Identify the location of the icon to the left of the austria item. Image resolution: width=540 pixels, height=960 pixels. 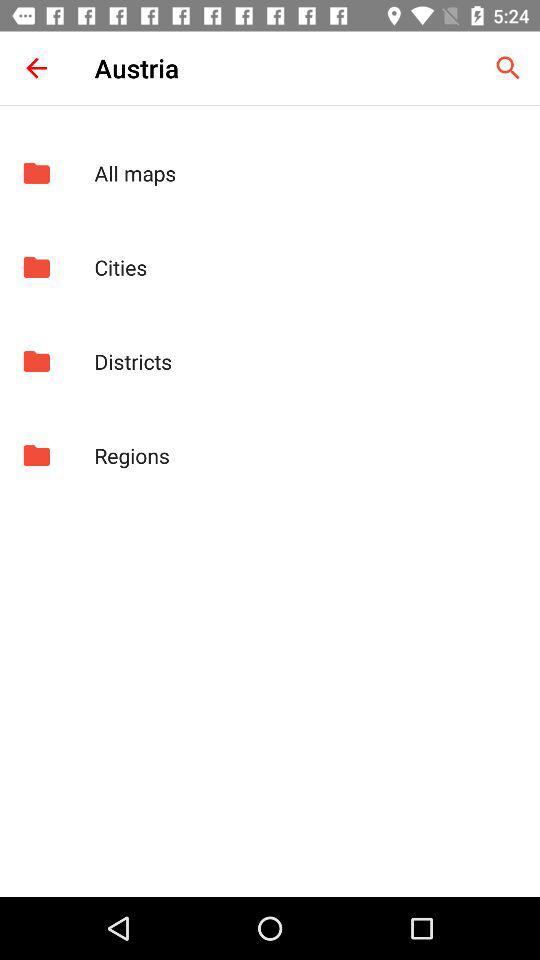
(36, 68).